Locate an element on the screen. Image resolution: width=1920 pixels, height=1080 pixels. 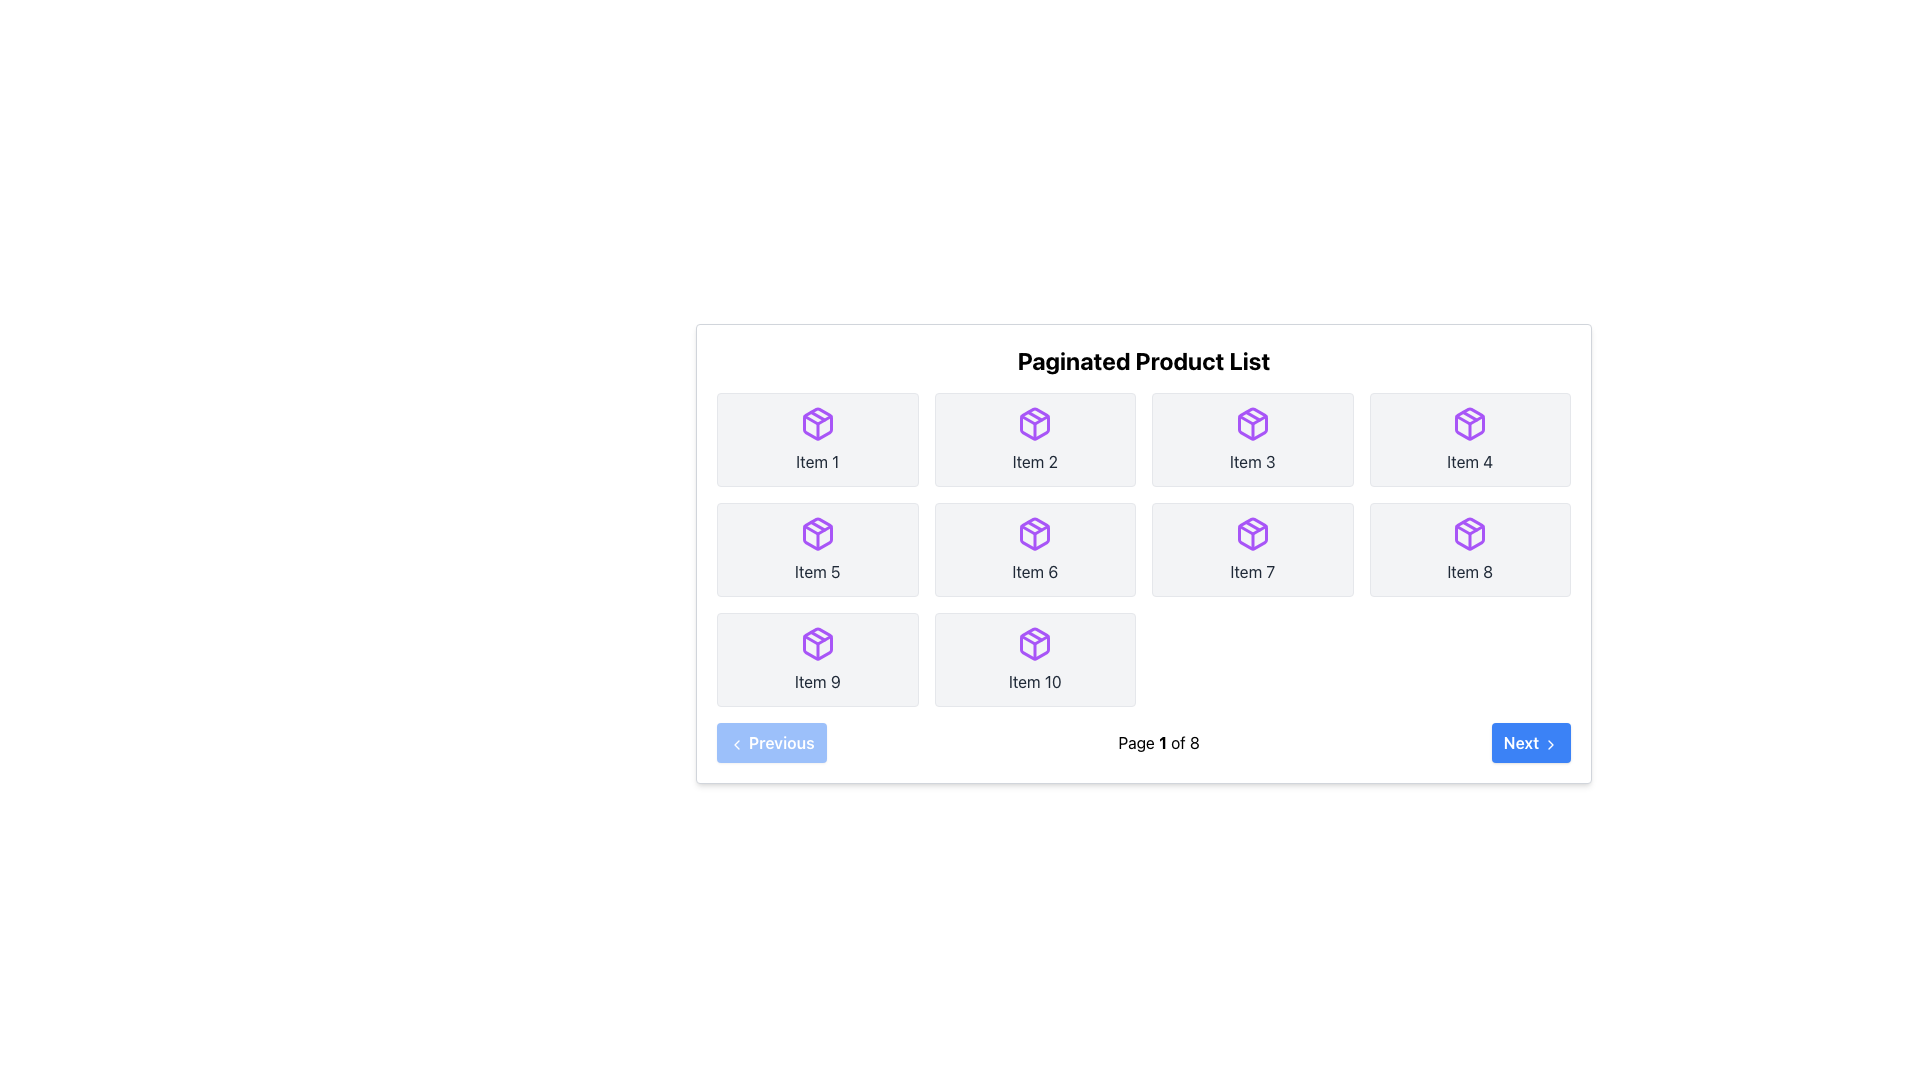
the icon resembling a 3D box with purple lines and shading, located in the third row, second column of the grid layout, part of the card labeled 'Item 7' is located at coordinates (1251, 532).